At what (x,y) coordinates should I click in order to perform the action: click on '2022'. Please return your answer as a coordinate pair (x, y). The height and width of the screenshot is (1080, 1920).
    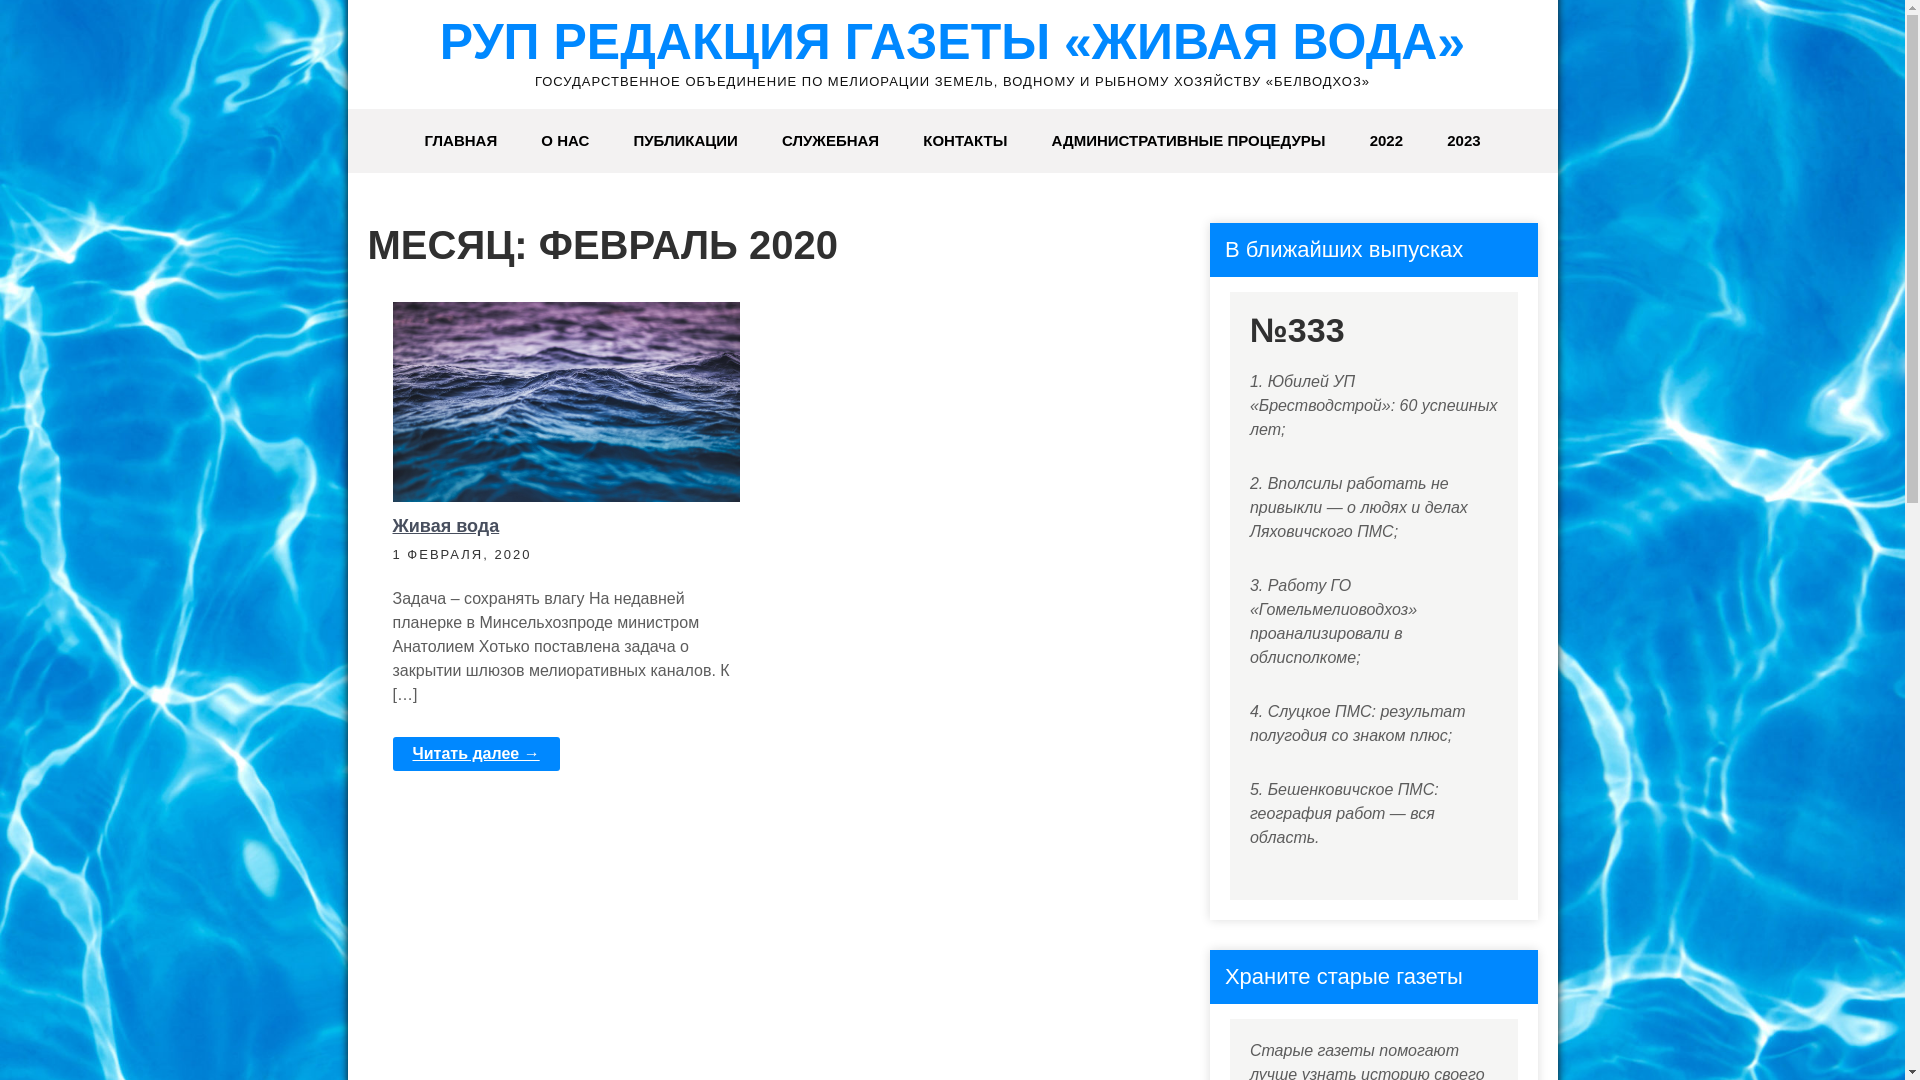
    Looking at the image, I should click on (1385, 140).